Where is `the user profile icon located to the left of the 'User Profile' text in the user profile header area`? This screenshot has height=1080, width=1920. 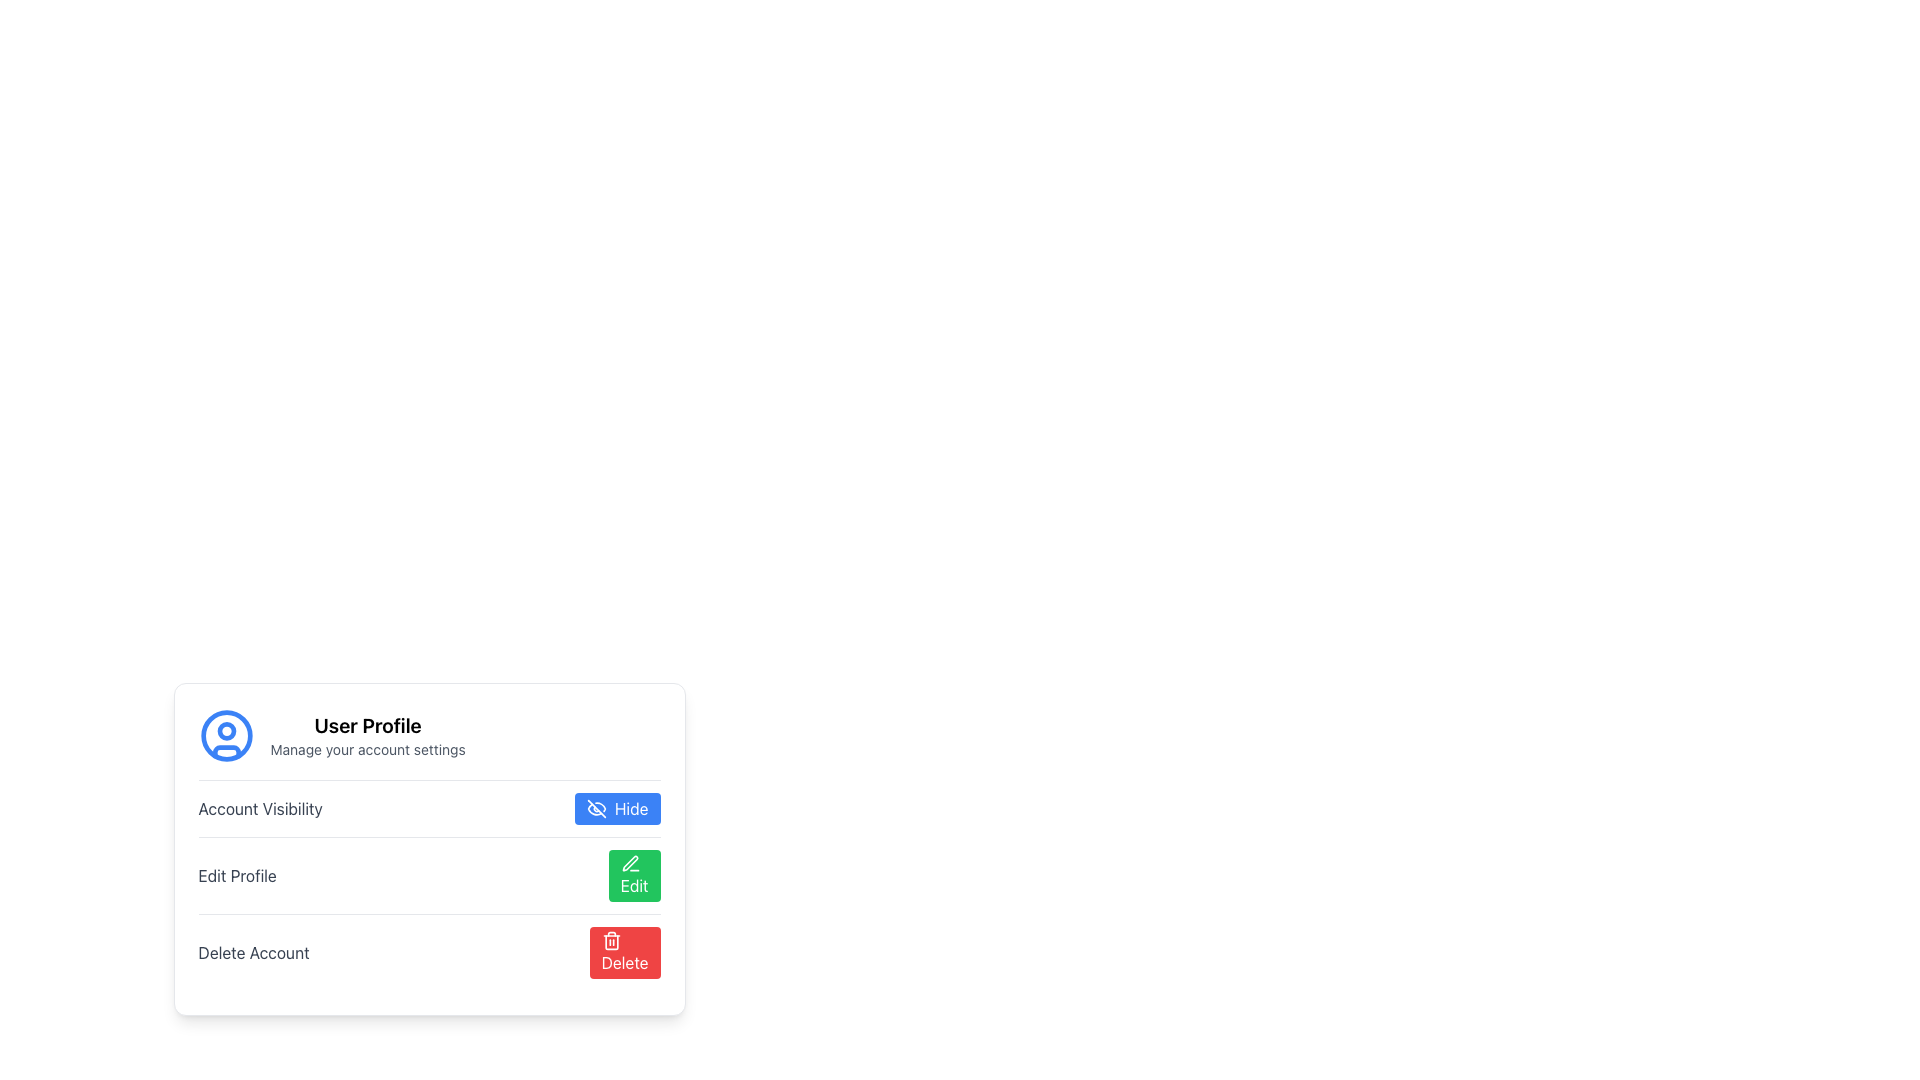
the user profile icon located to the left of the 'User Profile' text in the user profile header area is located at coordinates (226, 736).